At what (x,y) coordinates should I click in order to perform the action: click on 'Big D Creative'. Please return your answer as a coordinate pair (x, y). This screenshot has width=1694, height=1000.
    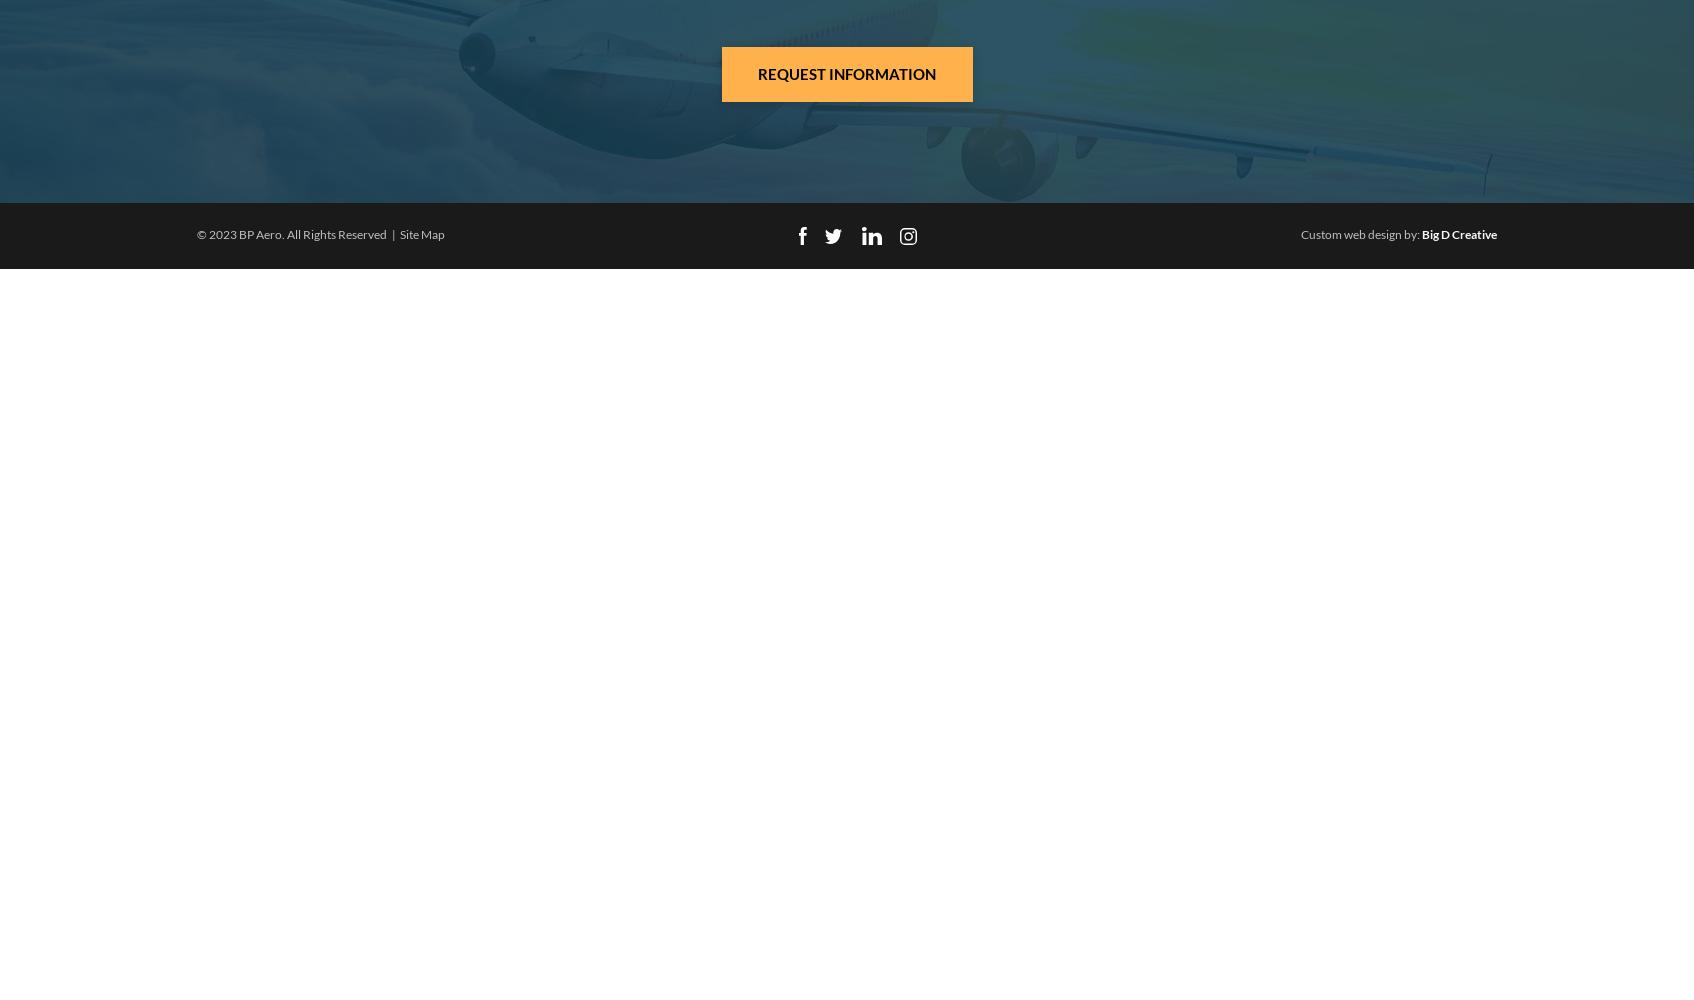
    Looking at the image, I should click on (1458, 233).